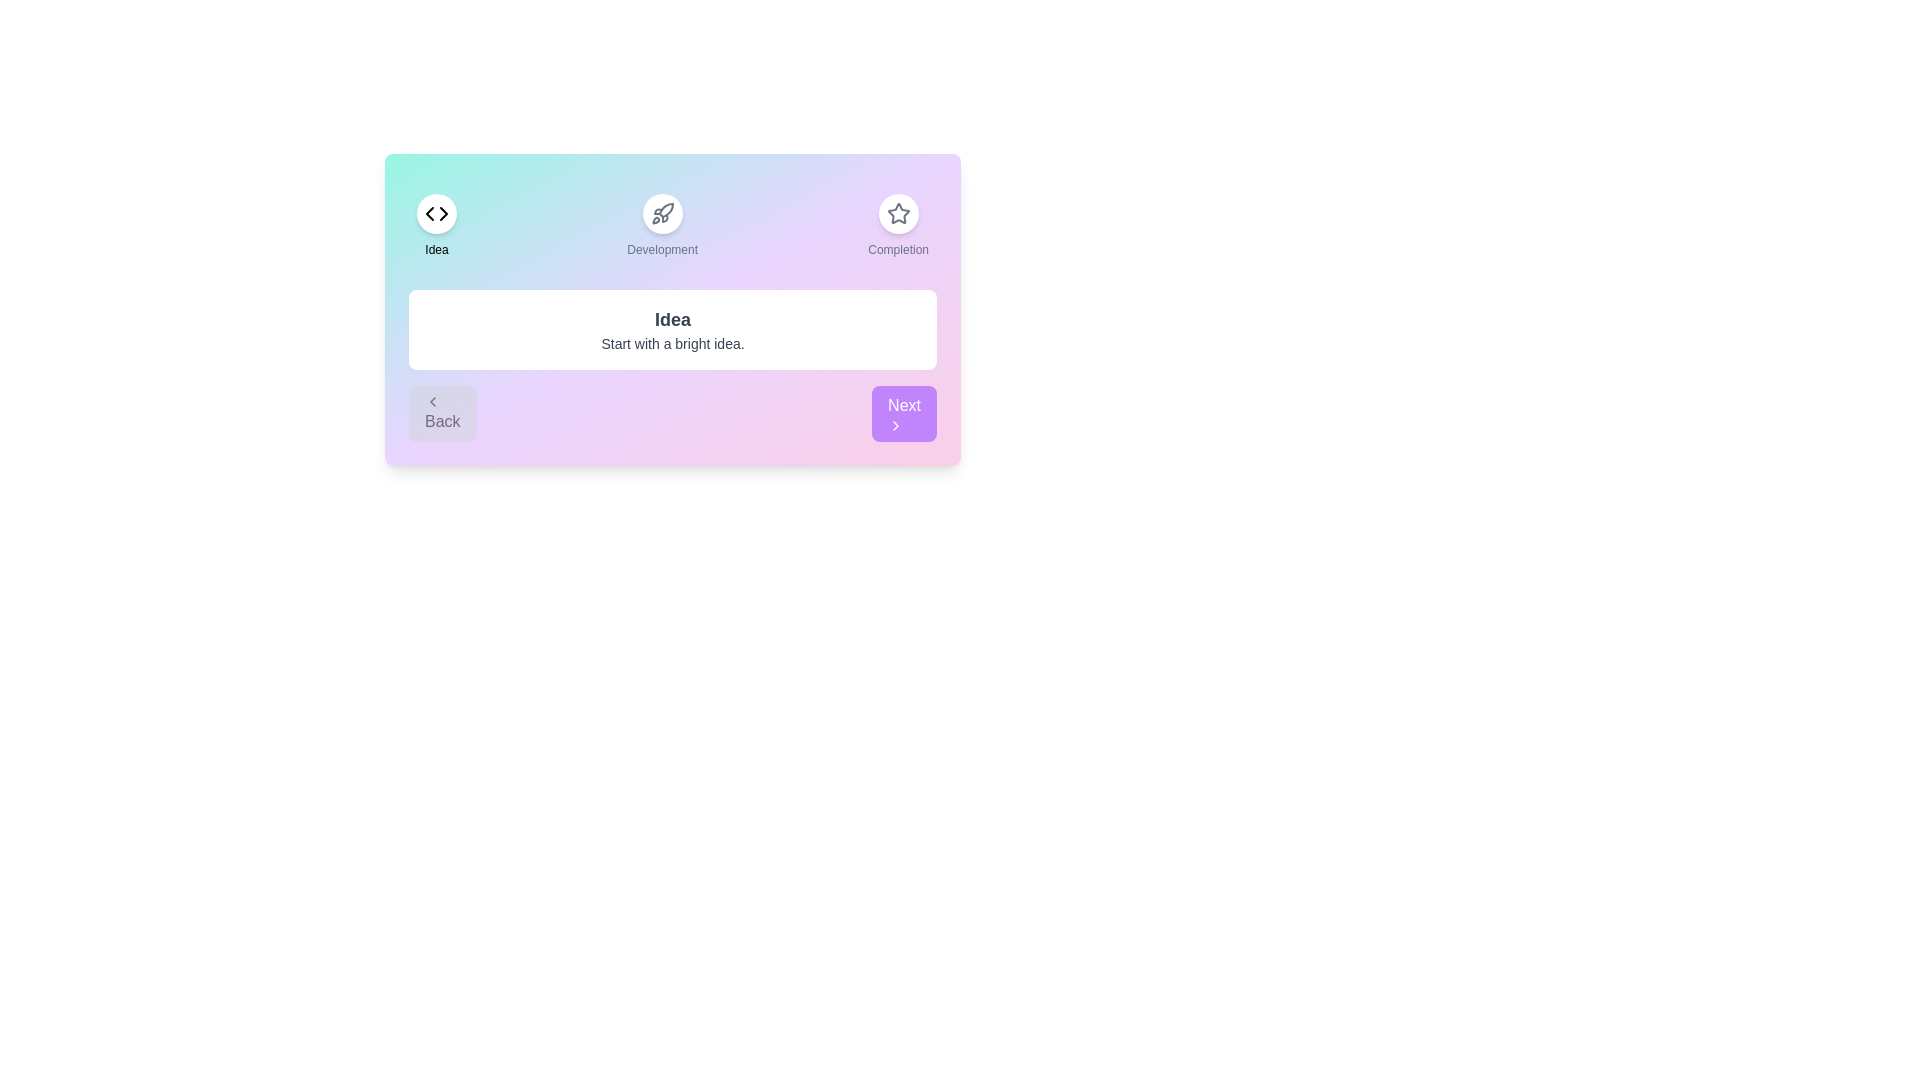 The image size is (1920, 1080). What do you see at coordinates (903, 412) in the screenshot?
I see `'Next' button to proceed to the next step` at bounding box center [903, 412].